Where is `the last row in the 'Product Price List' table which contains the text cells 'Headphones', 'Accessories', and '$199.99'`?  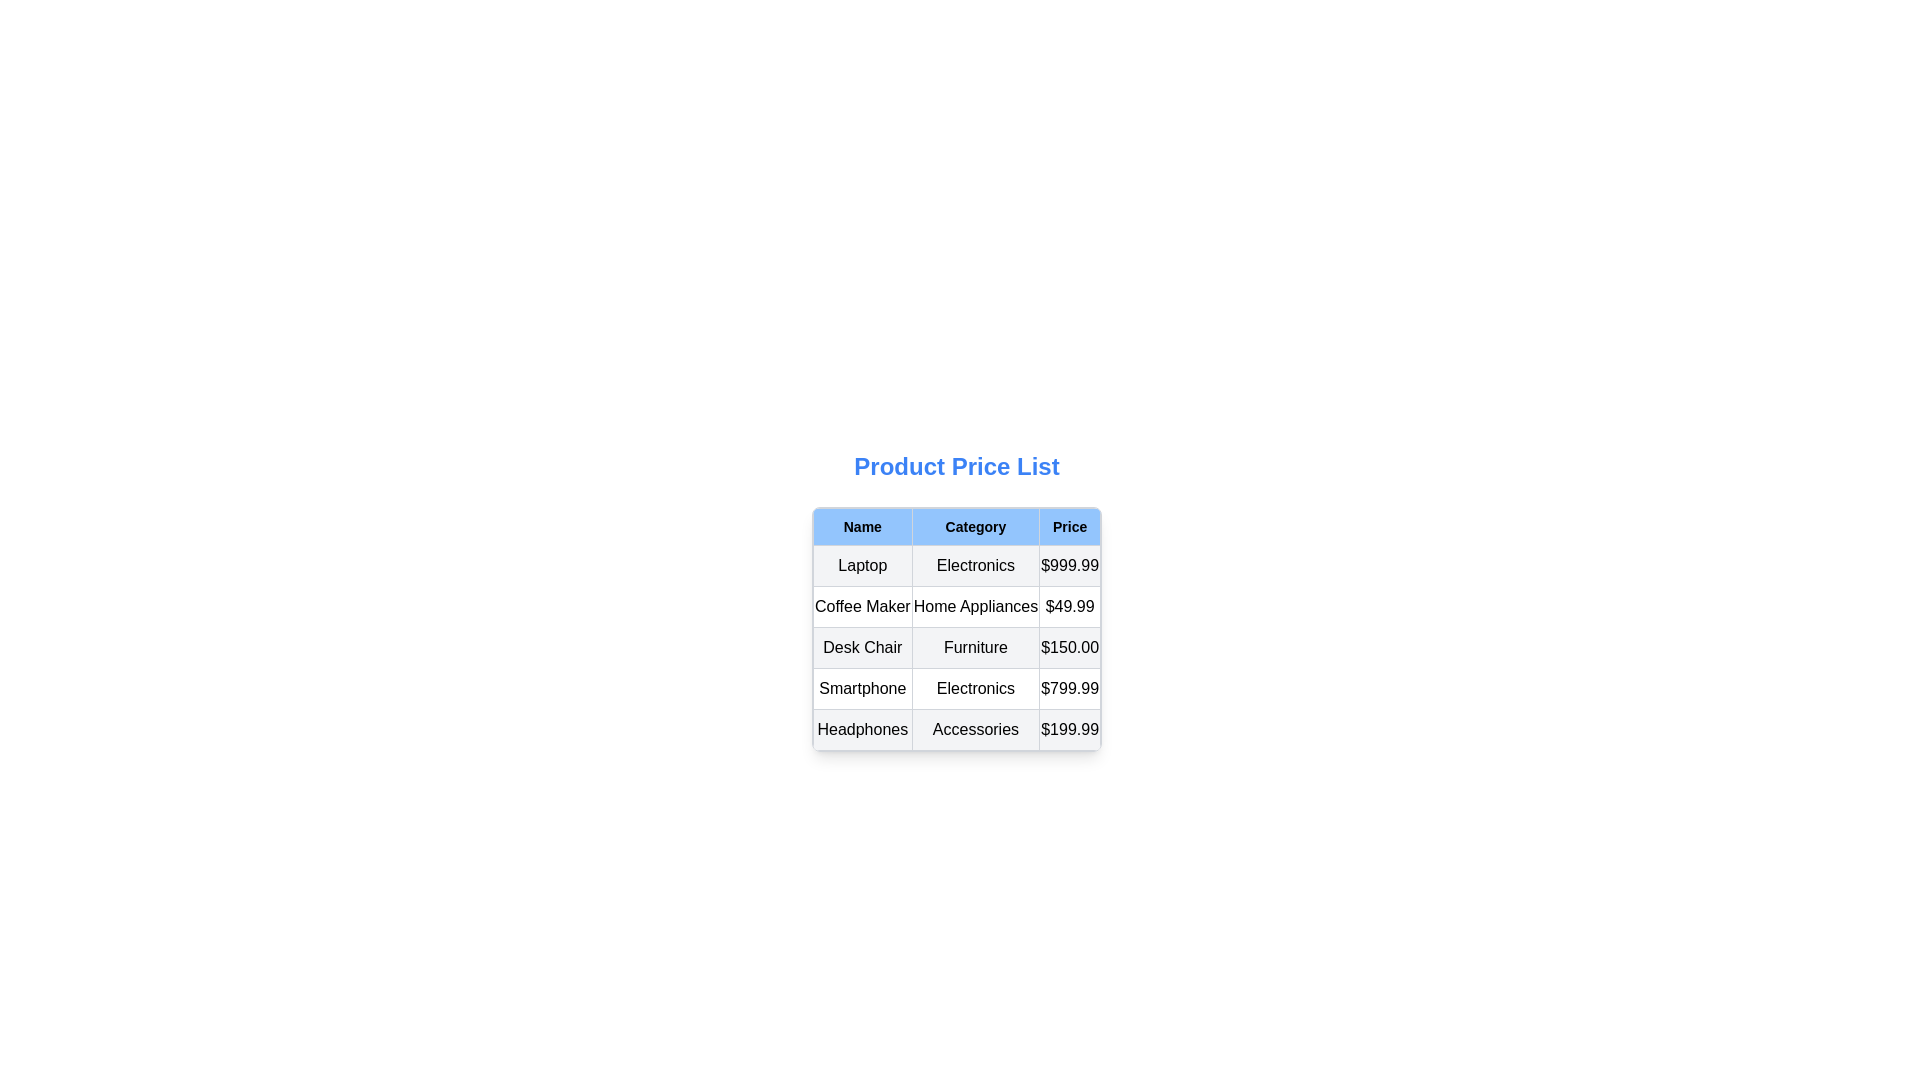 the last row in the 'Product Price List' table which contains the text cells 'Headphones', 'Accessories', and '$199.99' is located at coordinates (955, 729).